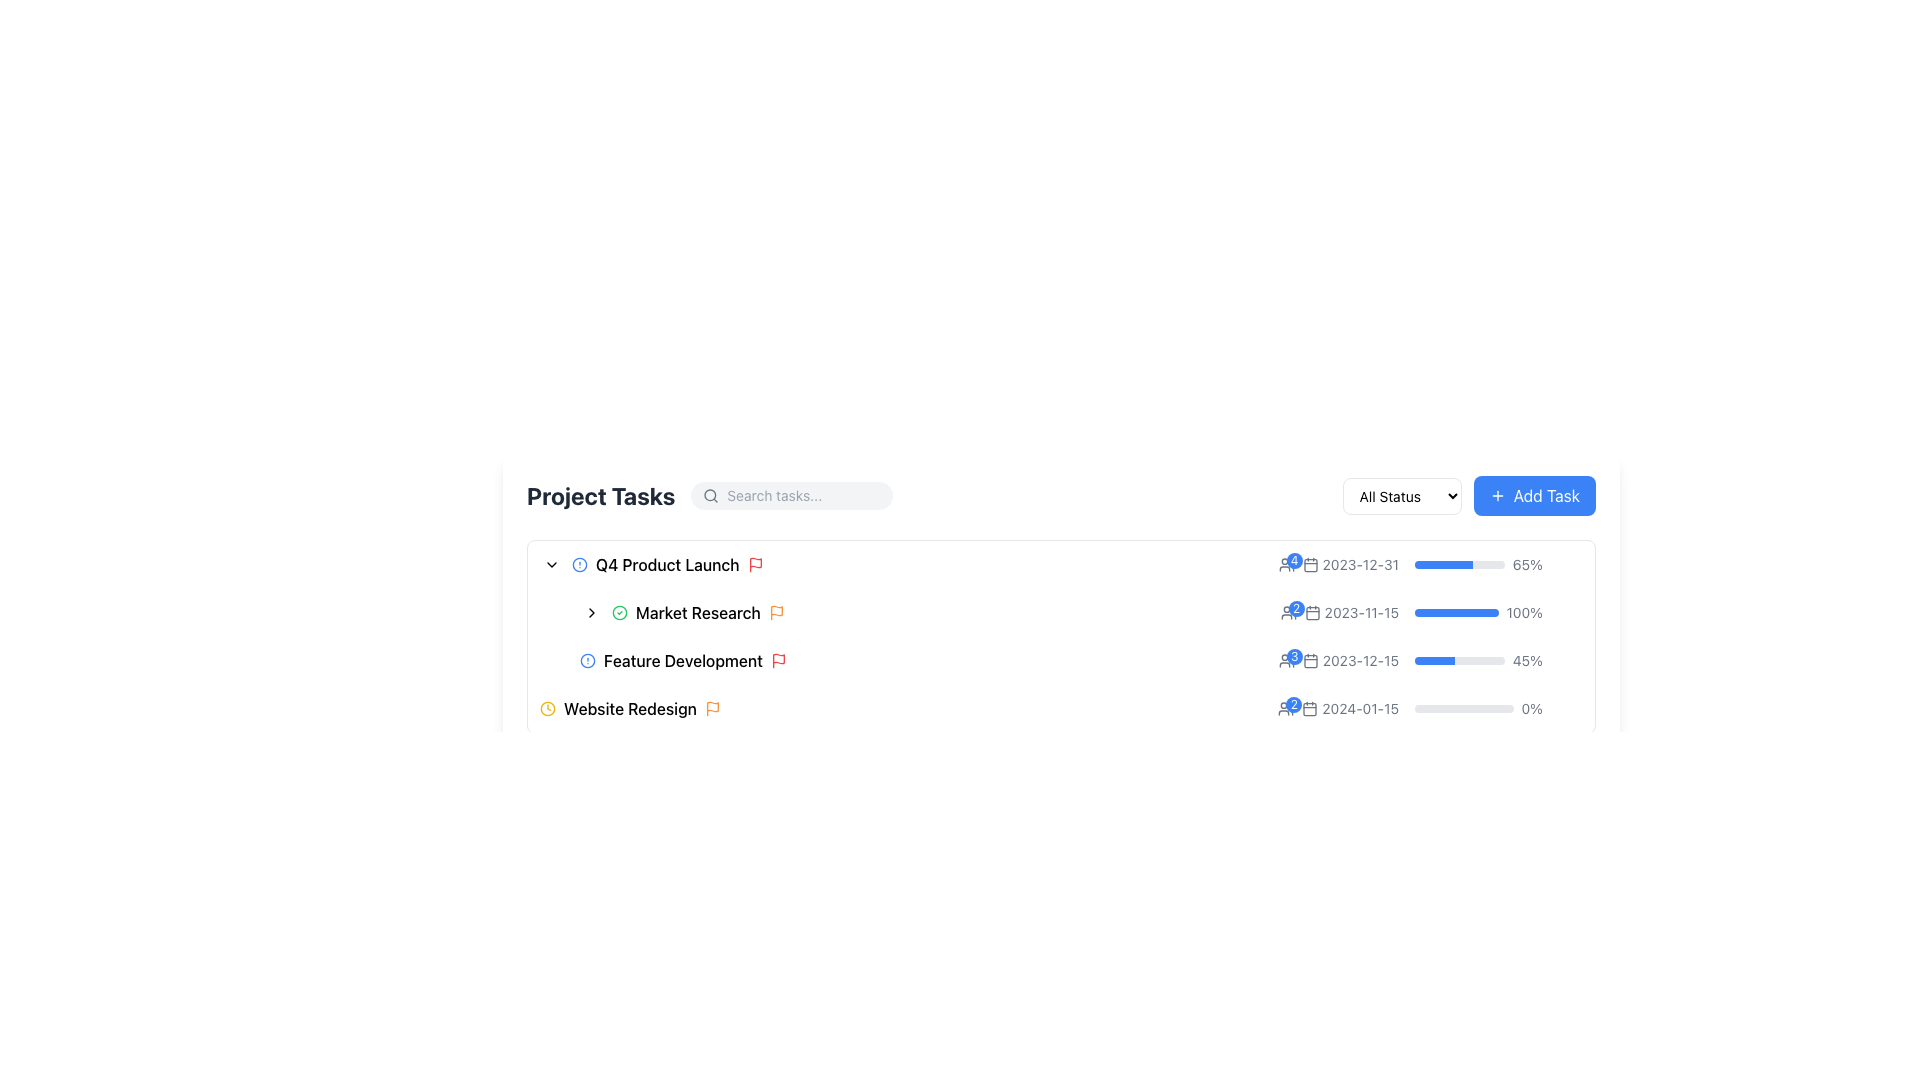 Image resolution: width=1920 pixels, height=1080 pixels. Describe the element at coordinates (1288, 612) in the screenshot. I see `the badge indicating the number of participants or associated items next to the group icon for the second task dated '2023-11-15'` at that location.